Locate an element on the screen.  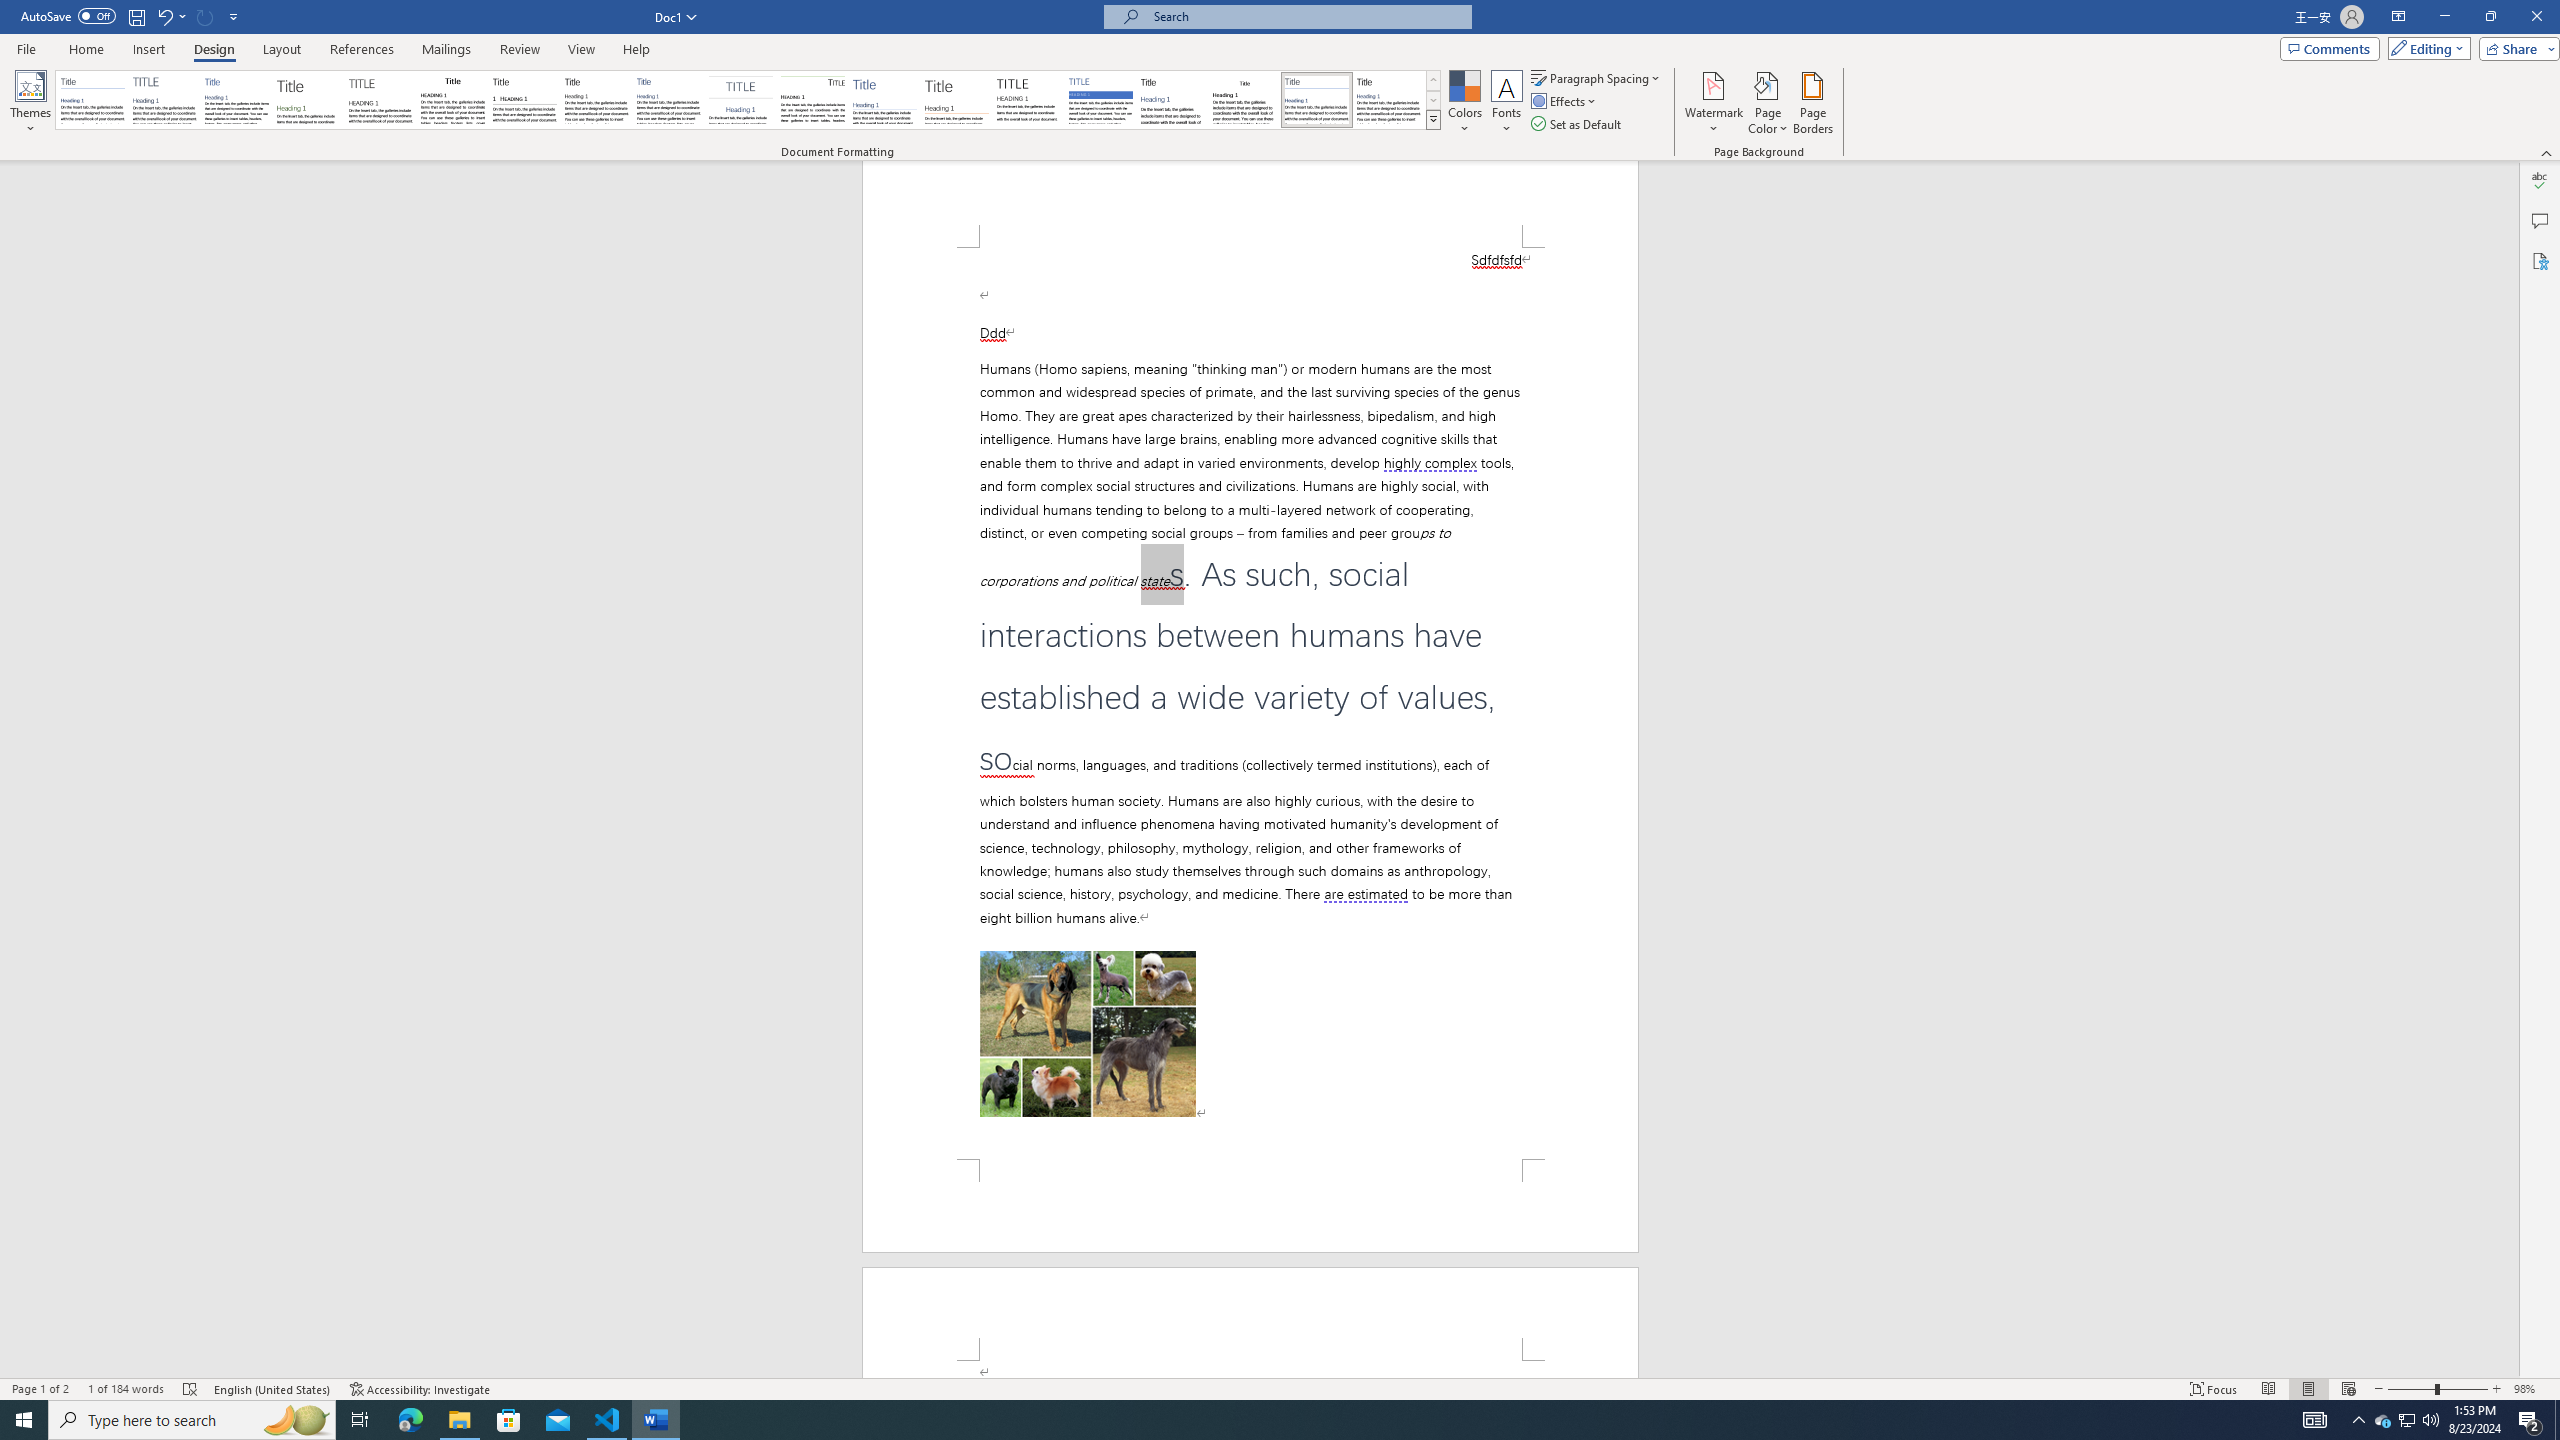
'Shaded' is located at coordinates (1100, 99).